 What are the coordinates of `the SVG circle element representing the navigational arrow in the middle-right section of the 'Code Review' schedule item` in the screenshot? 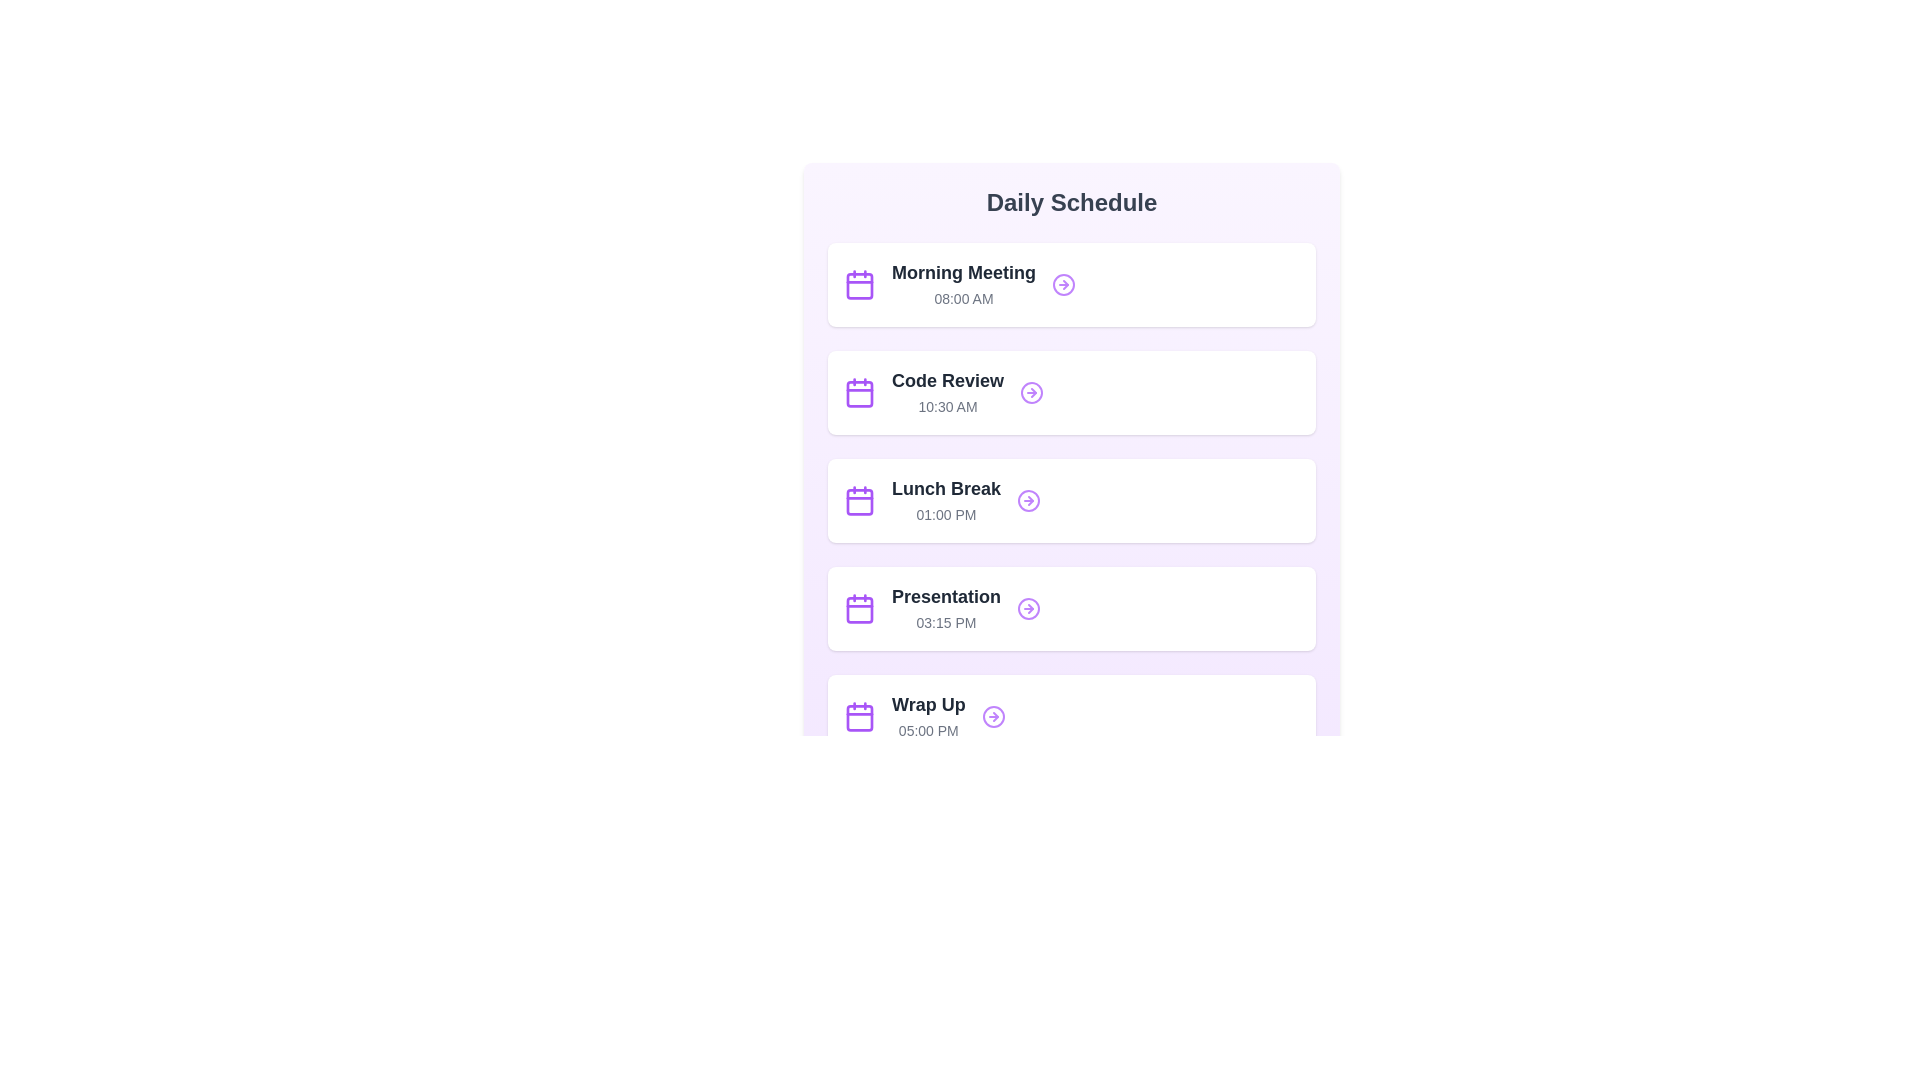 It's located at (1032, 393).